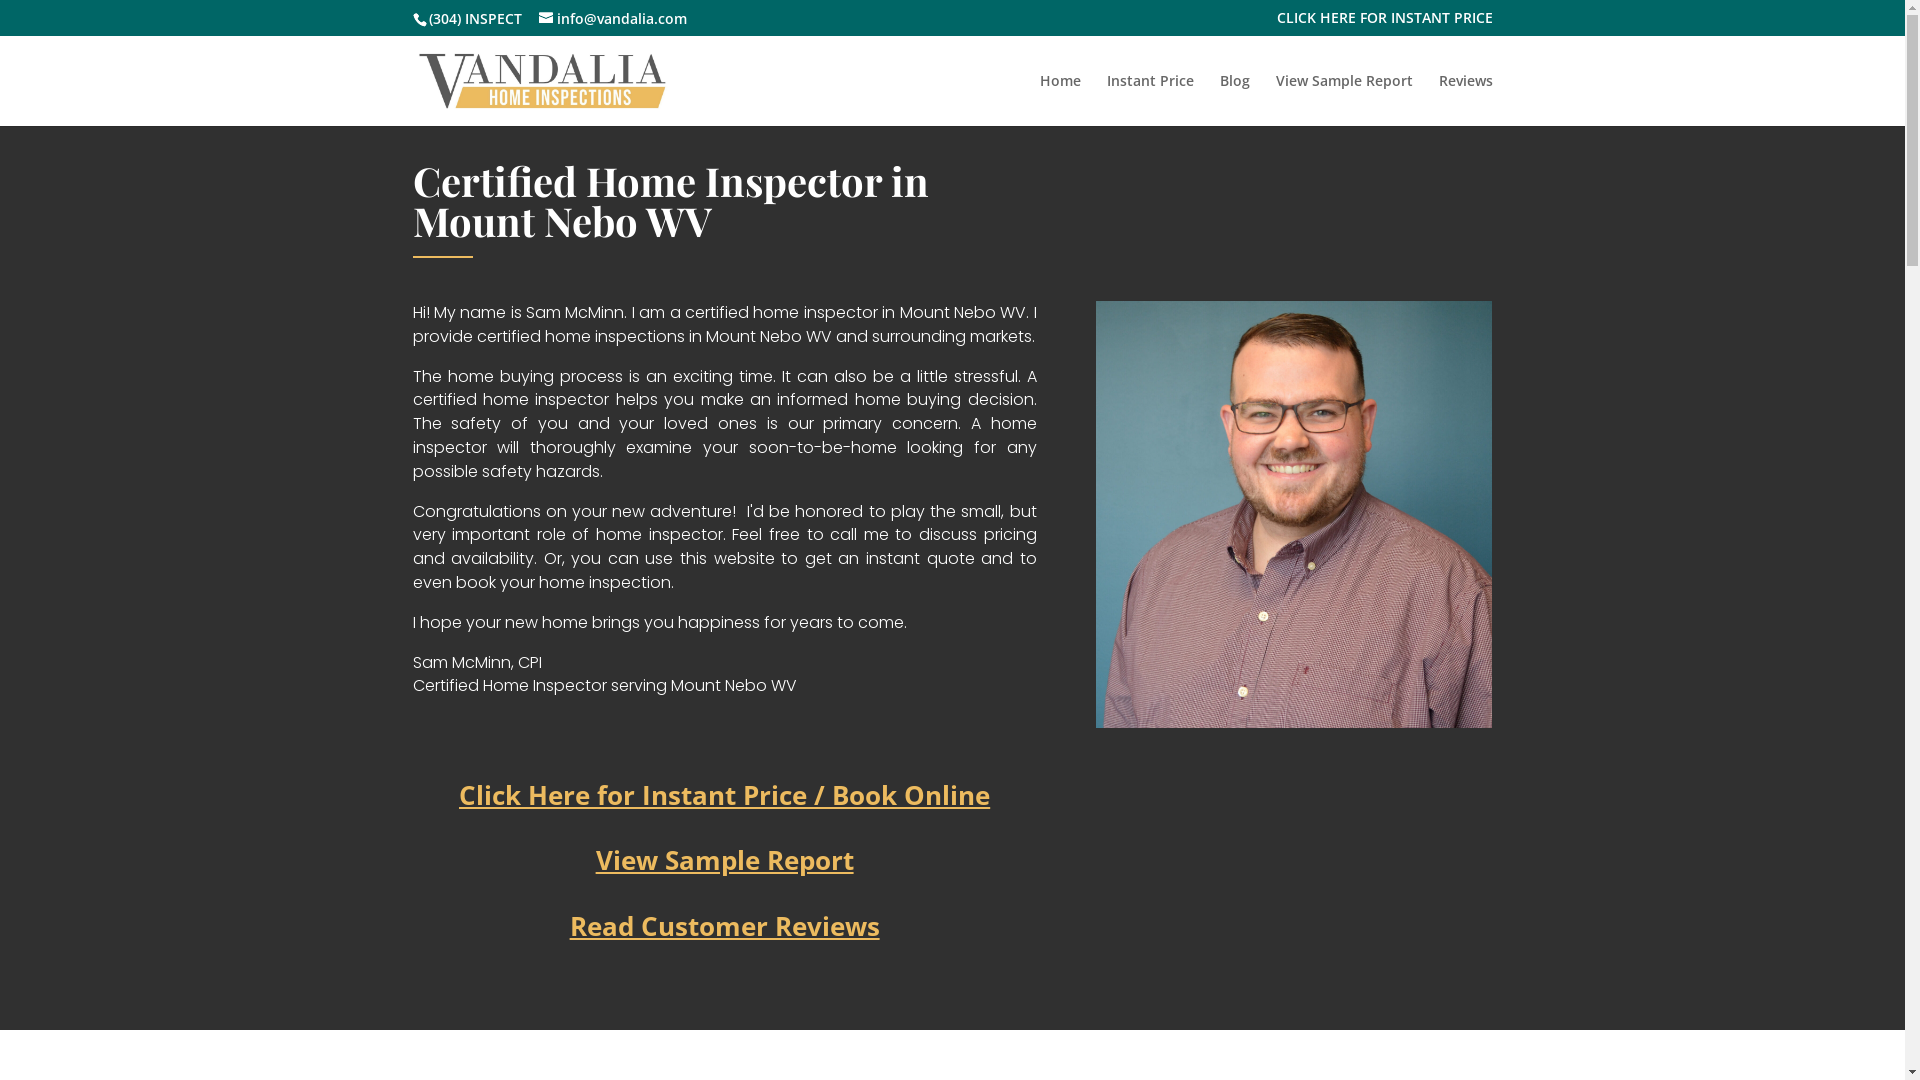  I want to click on 'info@vandalia.com', so click(610, 17).